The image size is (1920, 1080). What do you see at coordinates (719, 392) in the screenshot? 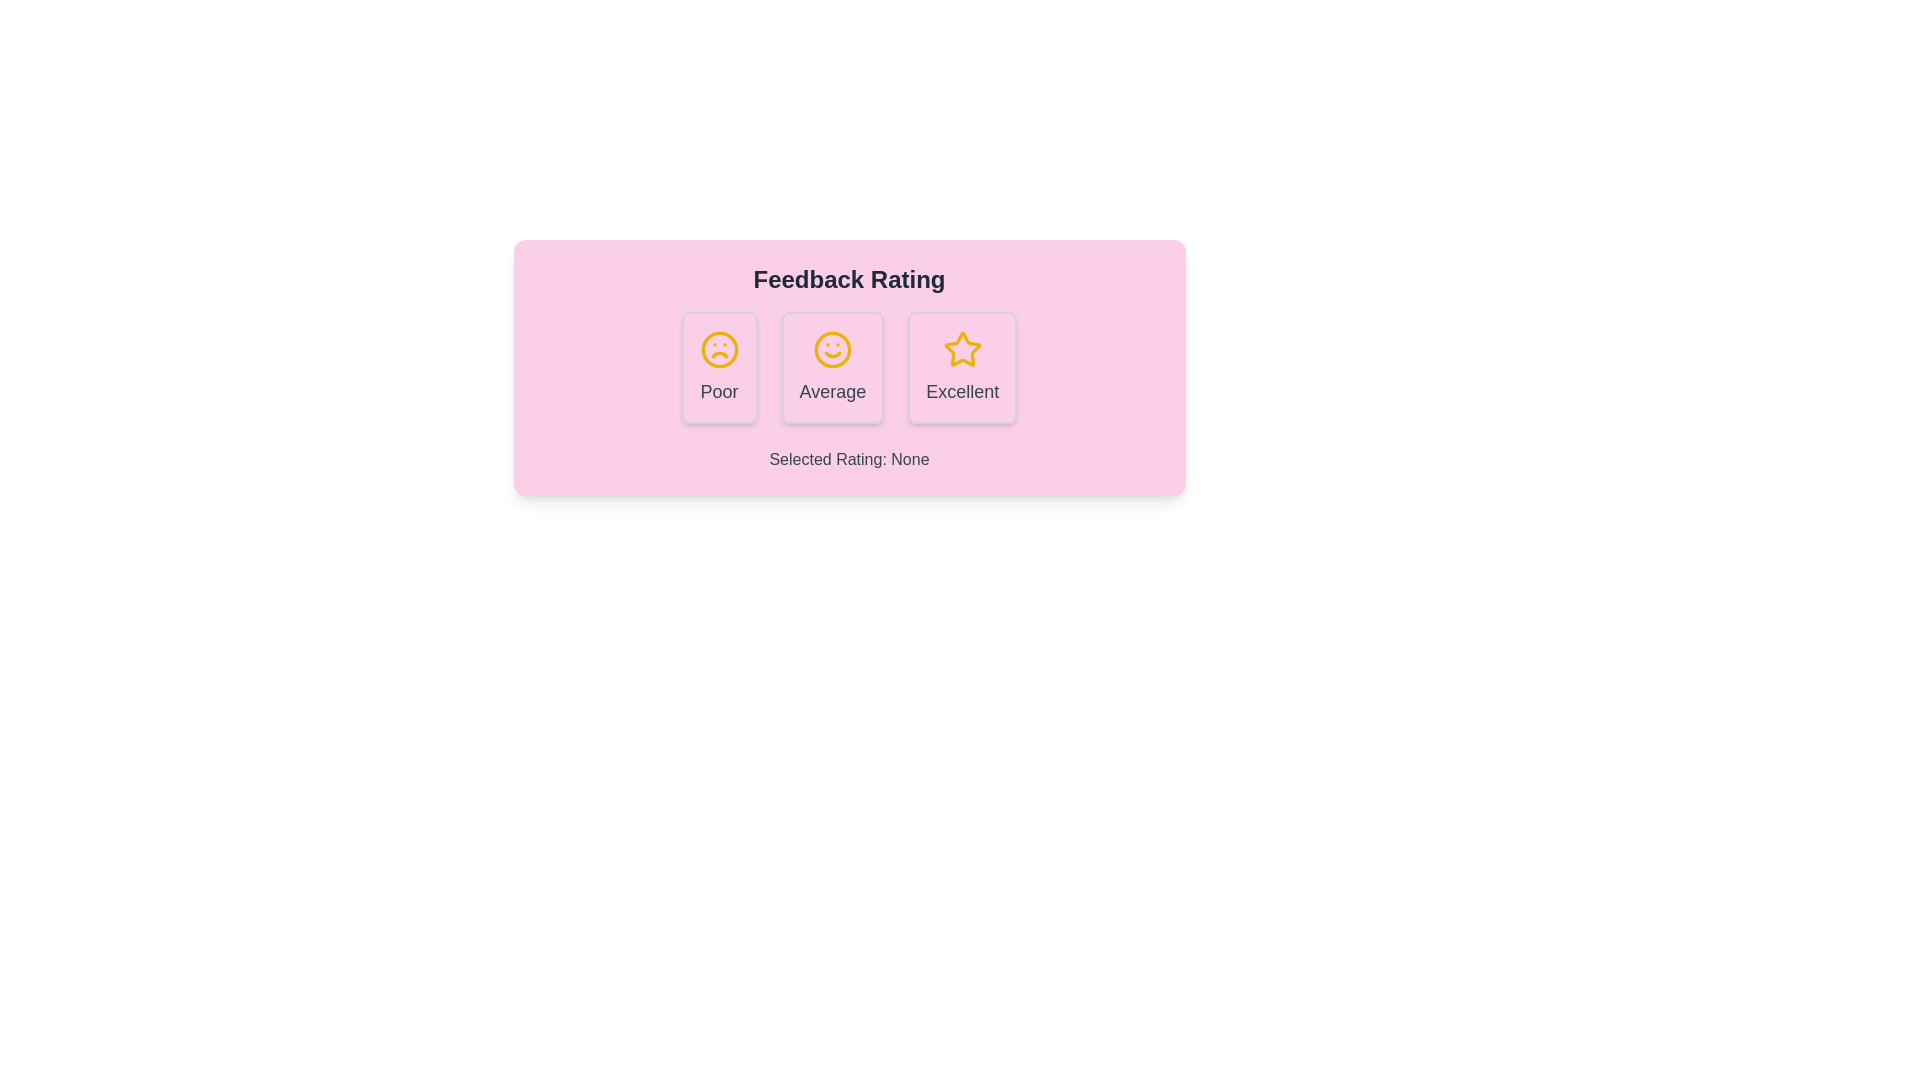
I see `text label that displays the word 'Poor' in bold gray font, located below the yellow frowning face icon in the first rating option` at bounding box center [719, 392].